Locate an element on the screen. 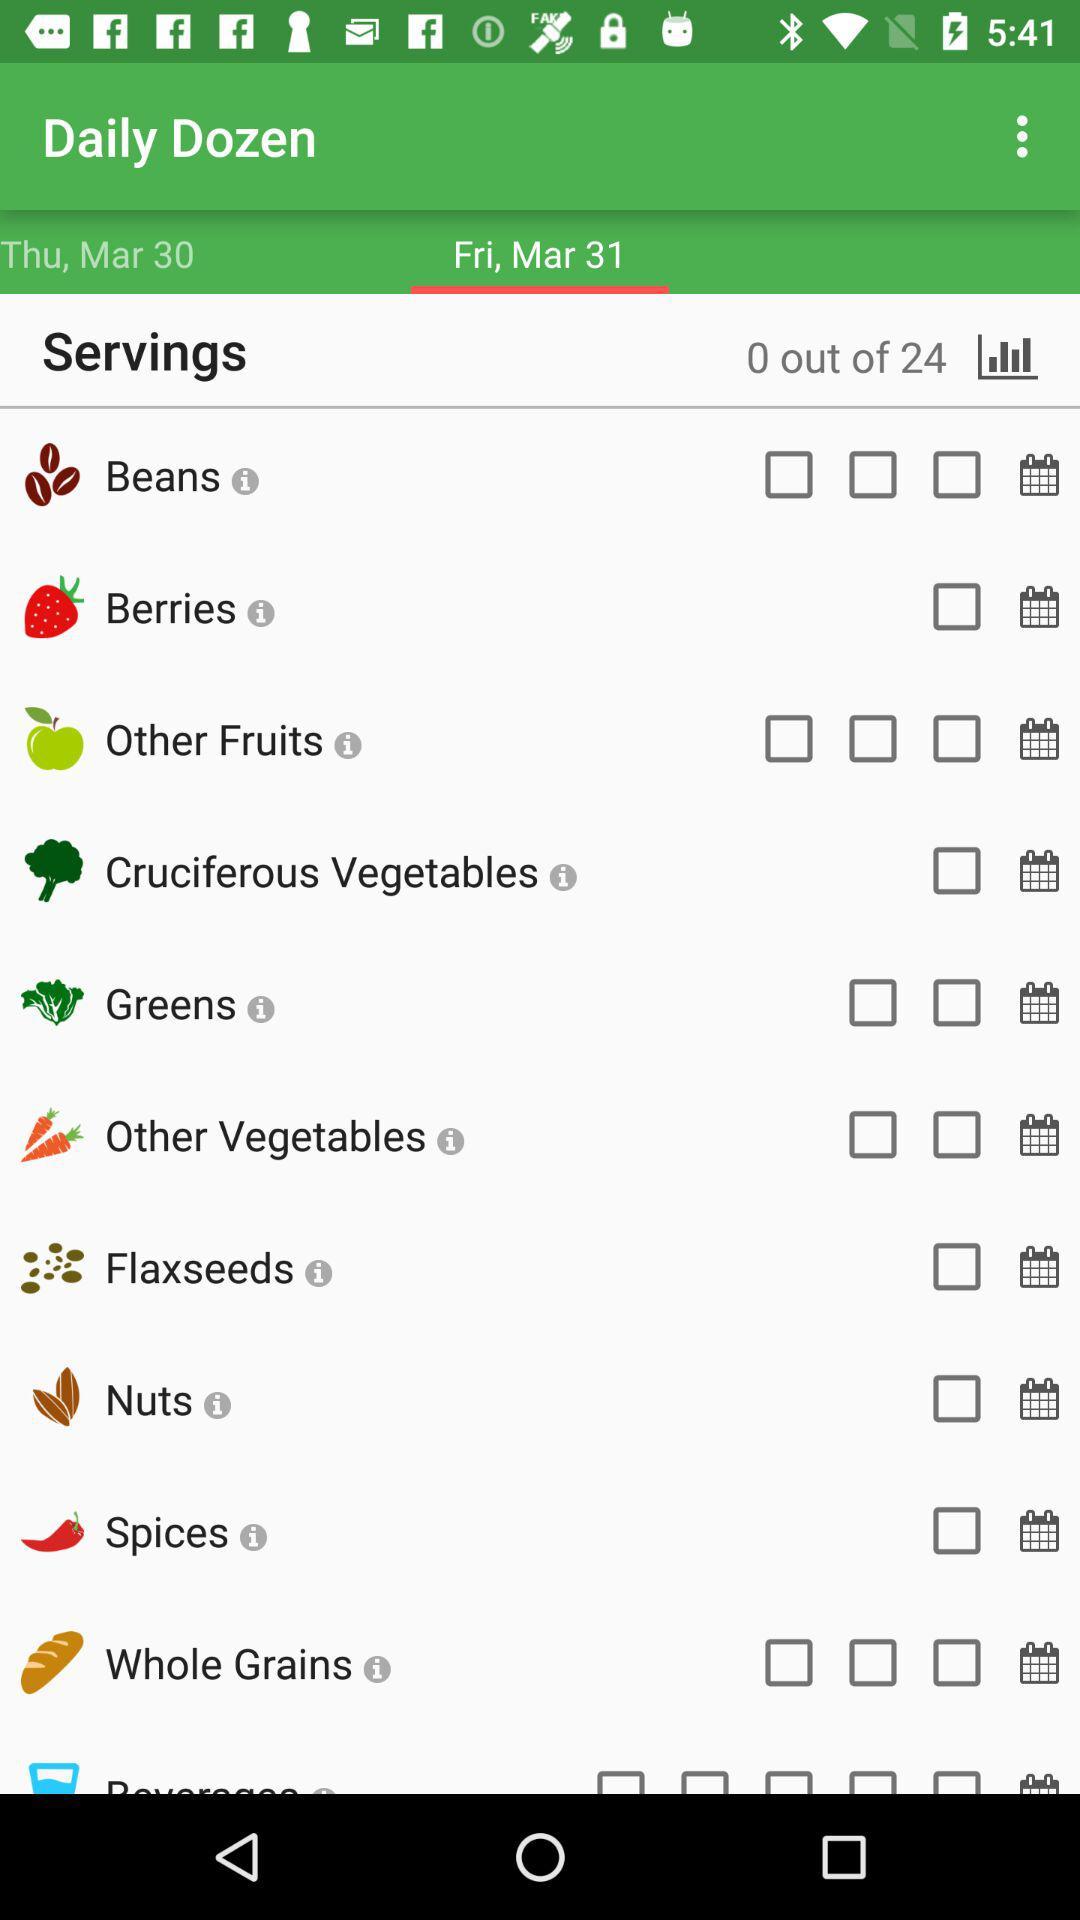 The image size is (1080, 1920). the date_range icon is located at coordinates (1038, 1002).